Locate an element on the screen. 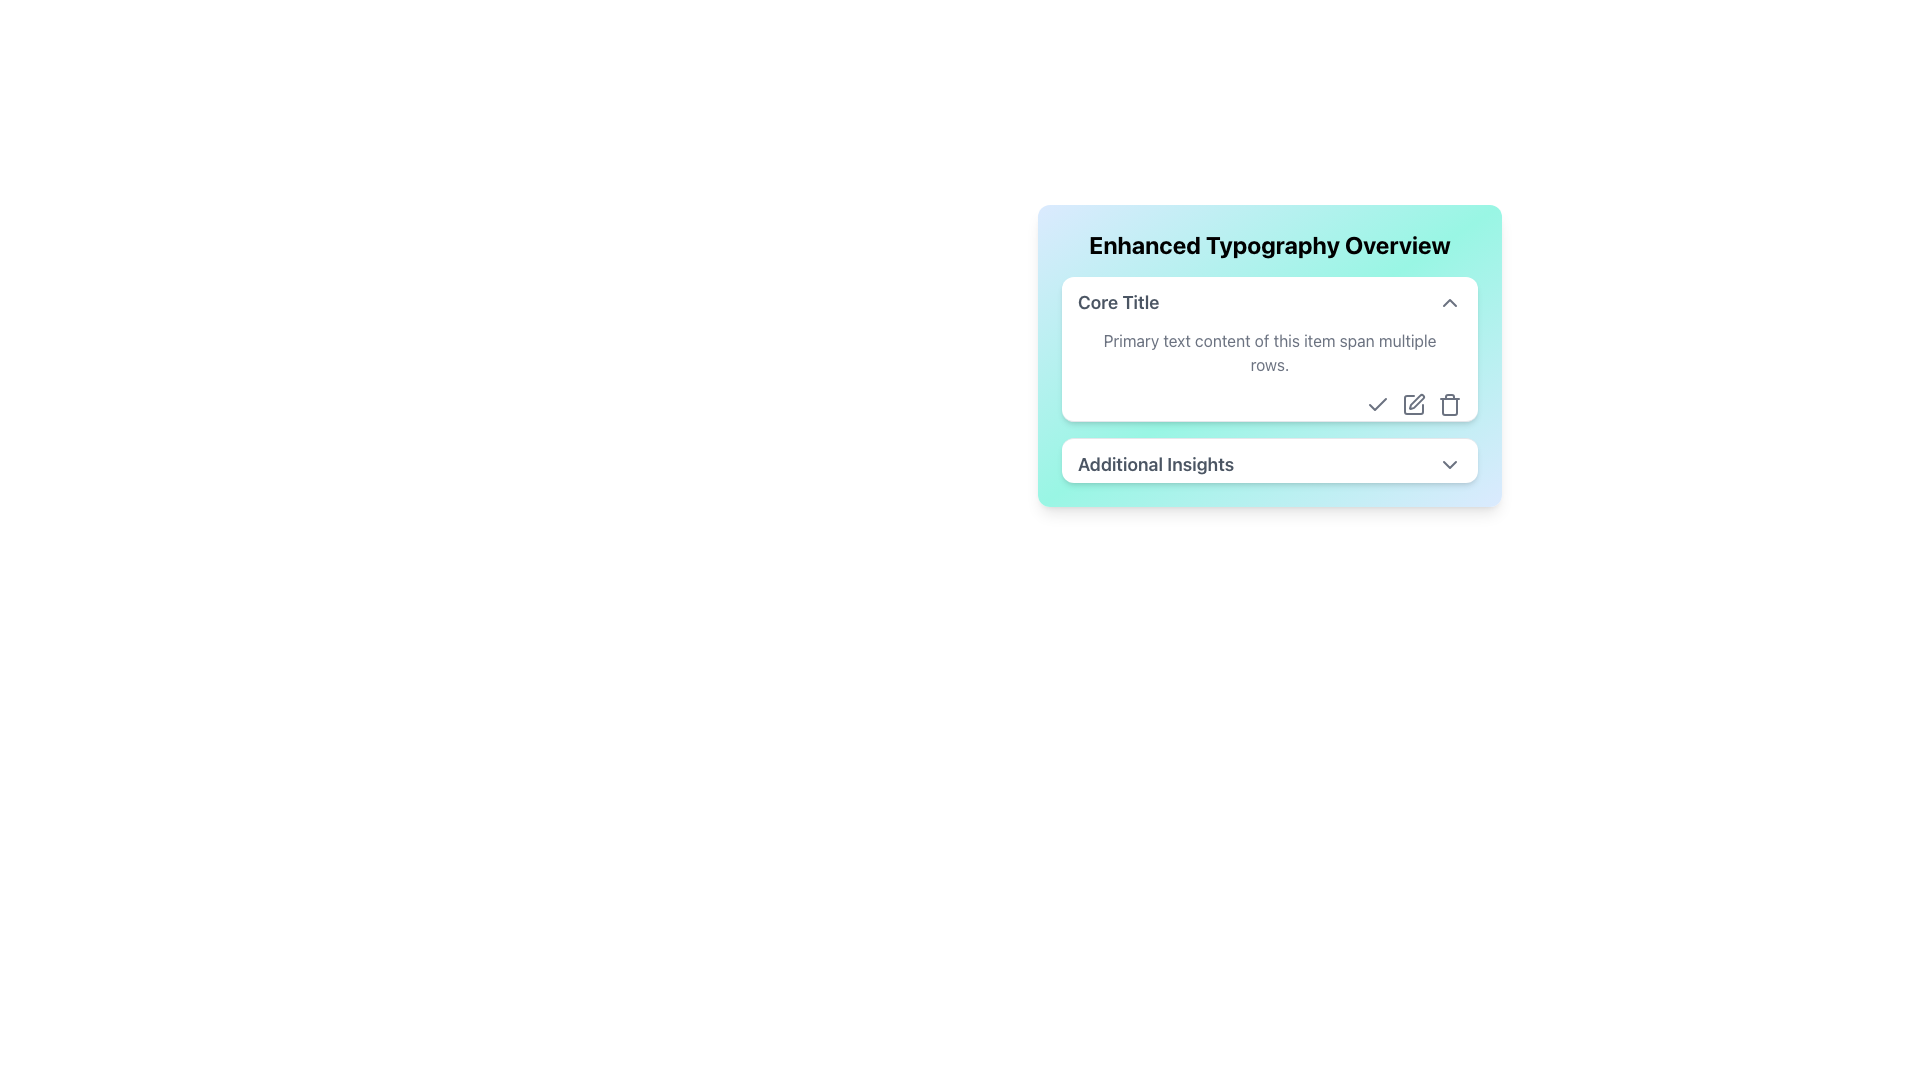 This screenshot has width=1920, height=1080. the chevron icon button located at the rightmost end of the 'Additional Insights' section is located at coordinates (1449, 465).